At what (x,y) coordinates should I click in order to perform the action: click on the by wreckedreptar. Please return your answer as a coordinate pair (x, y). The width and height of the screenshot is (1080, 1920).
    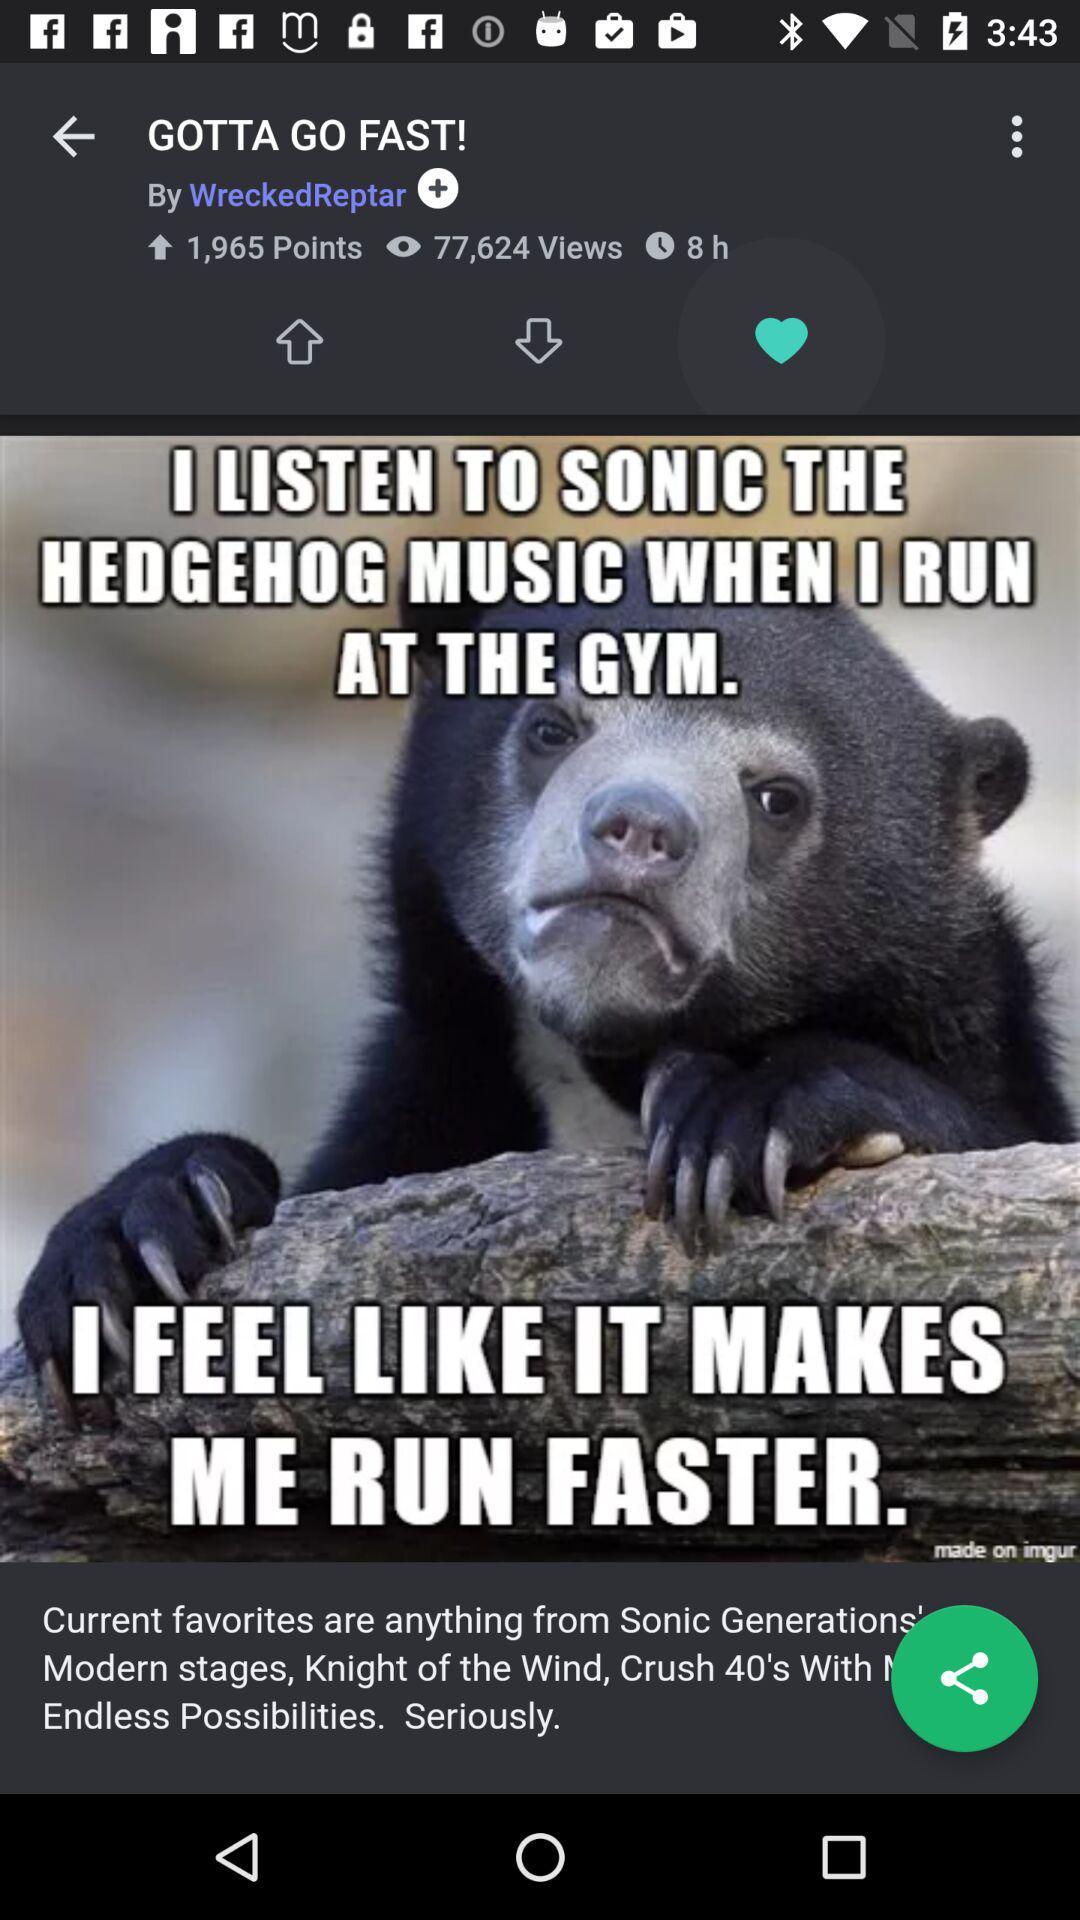
    Looking at the image, I should click on (276, 193).